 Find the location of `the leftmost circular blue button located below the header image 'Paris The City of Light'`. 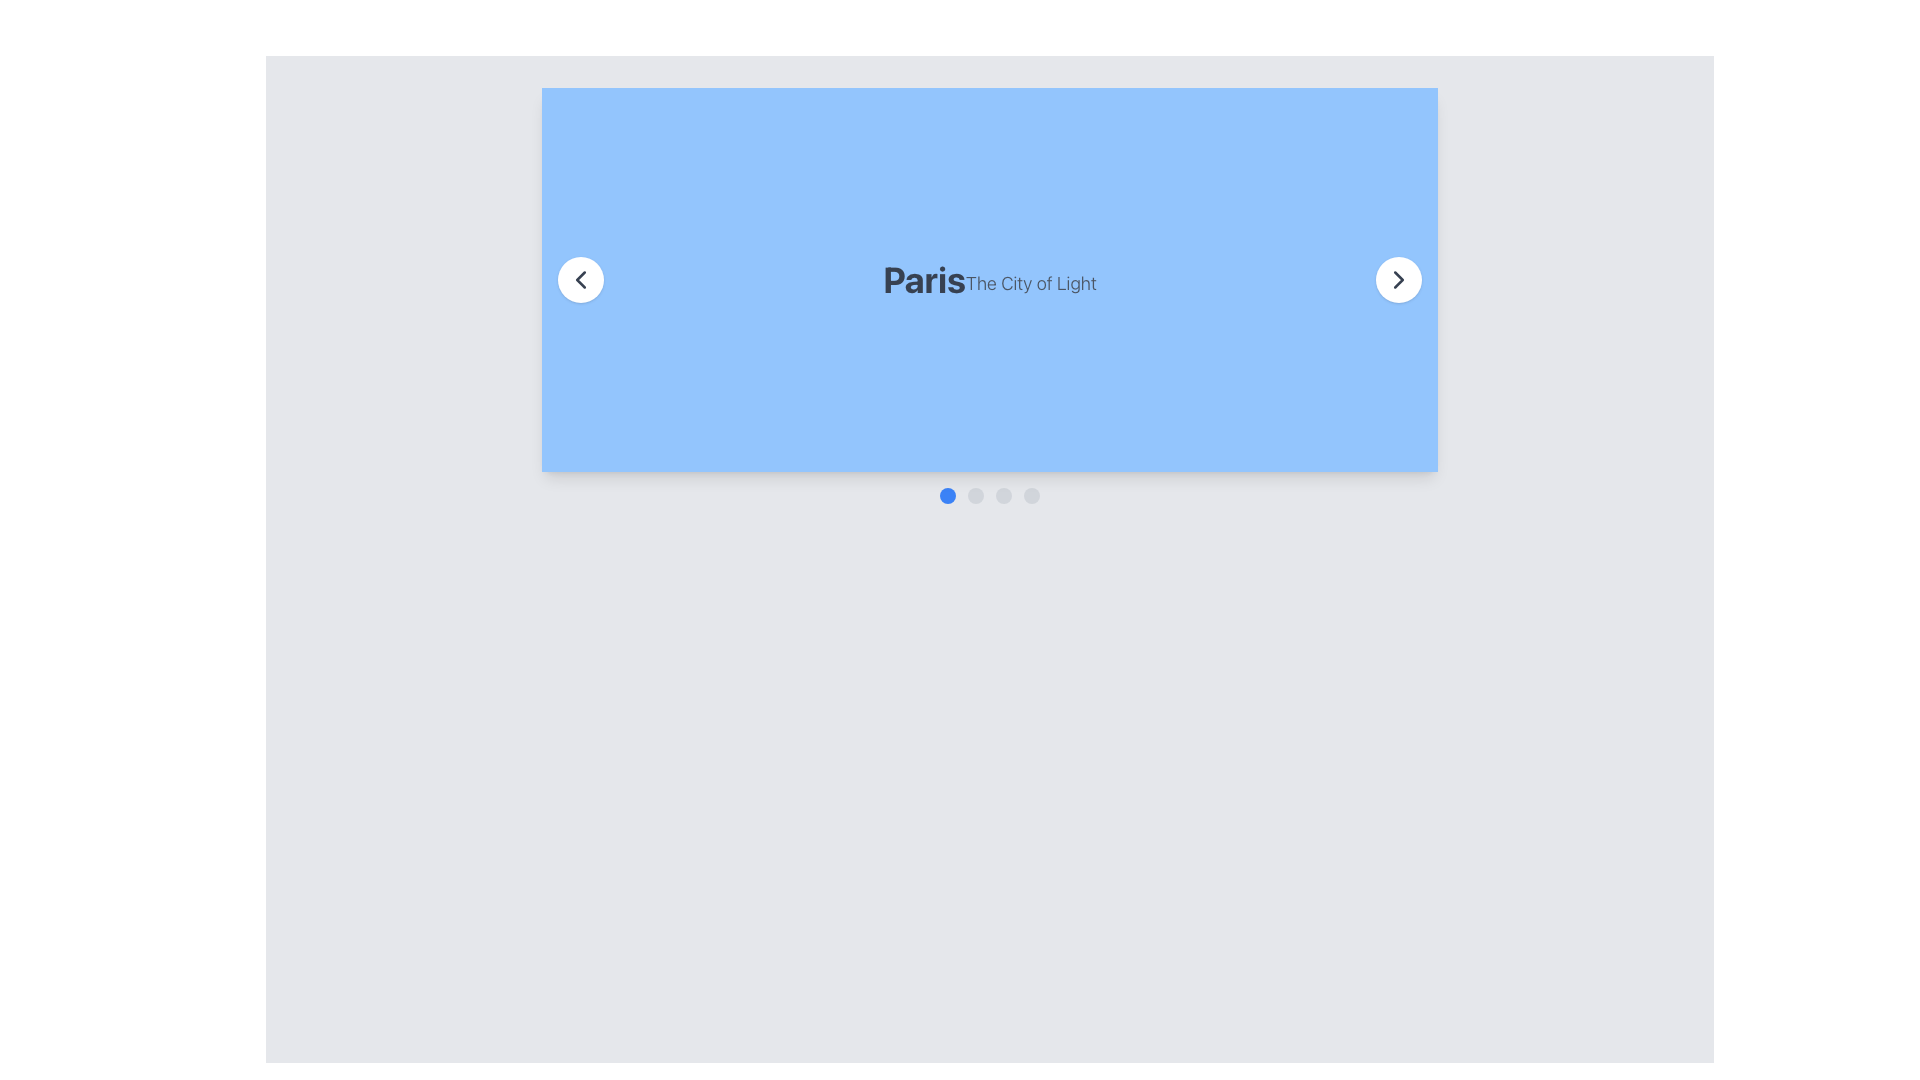

the leftmost circular blue button located below the header image 'Paris The City of Light' is located at coordinates (947, 495).